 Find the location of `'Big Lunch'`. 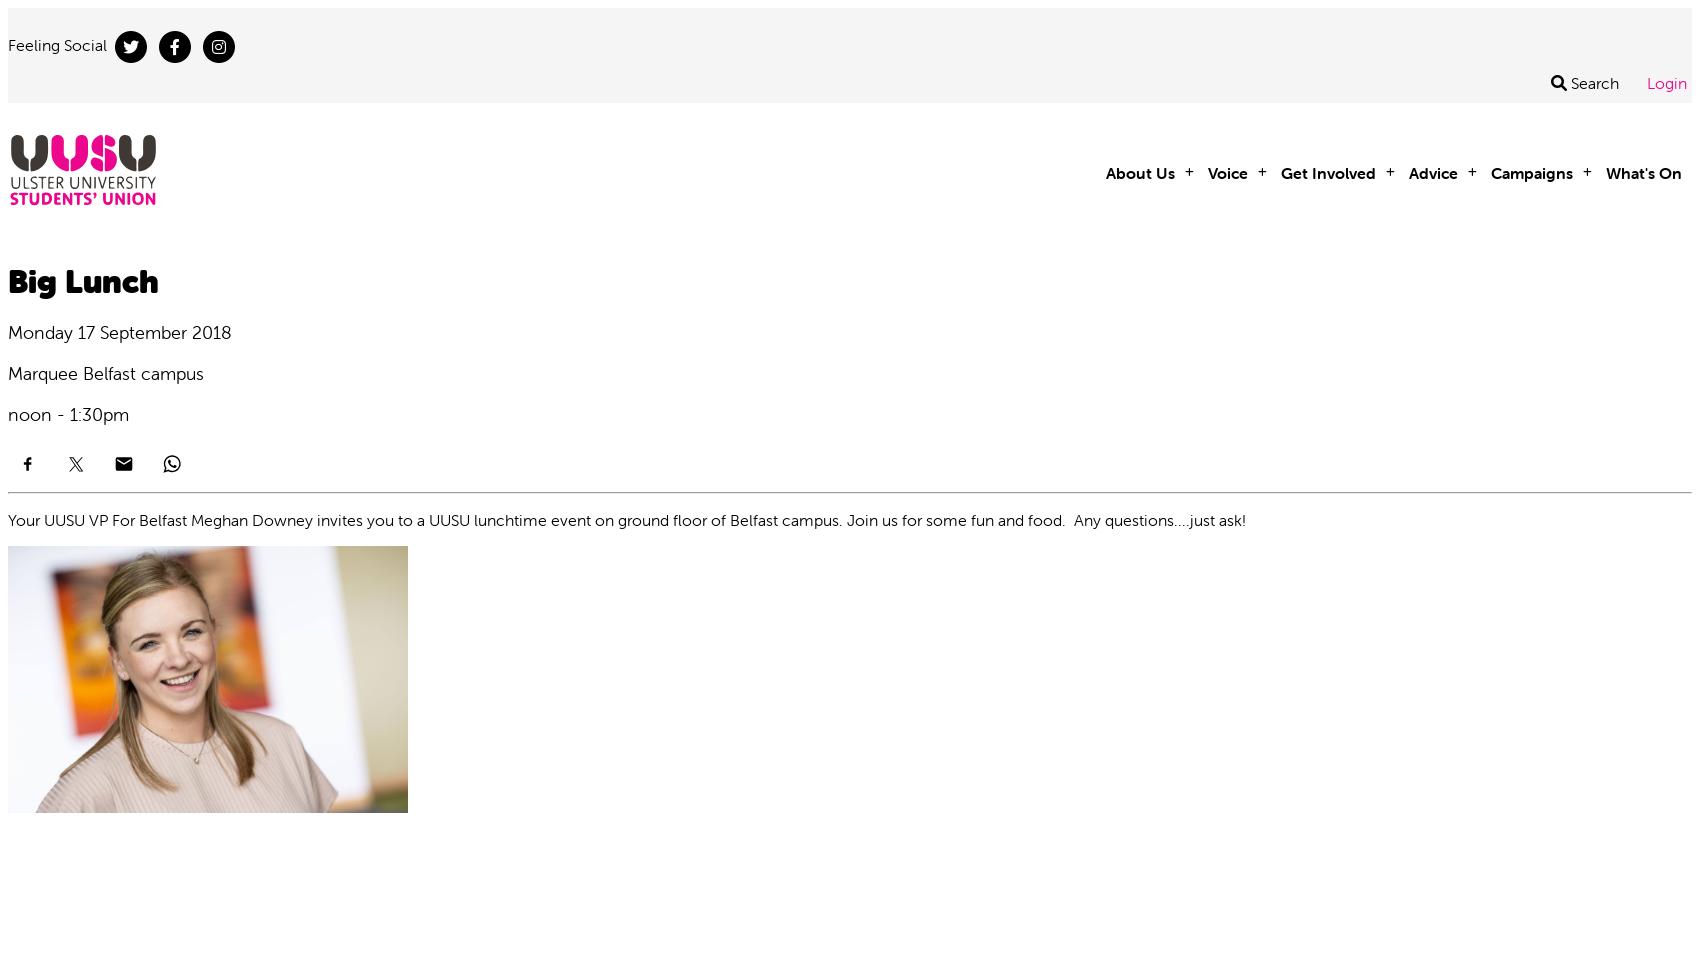

'Big Lunch' is located at coordinates (7, 280).